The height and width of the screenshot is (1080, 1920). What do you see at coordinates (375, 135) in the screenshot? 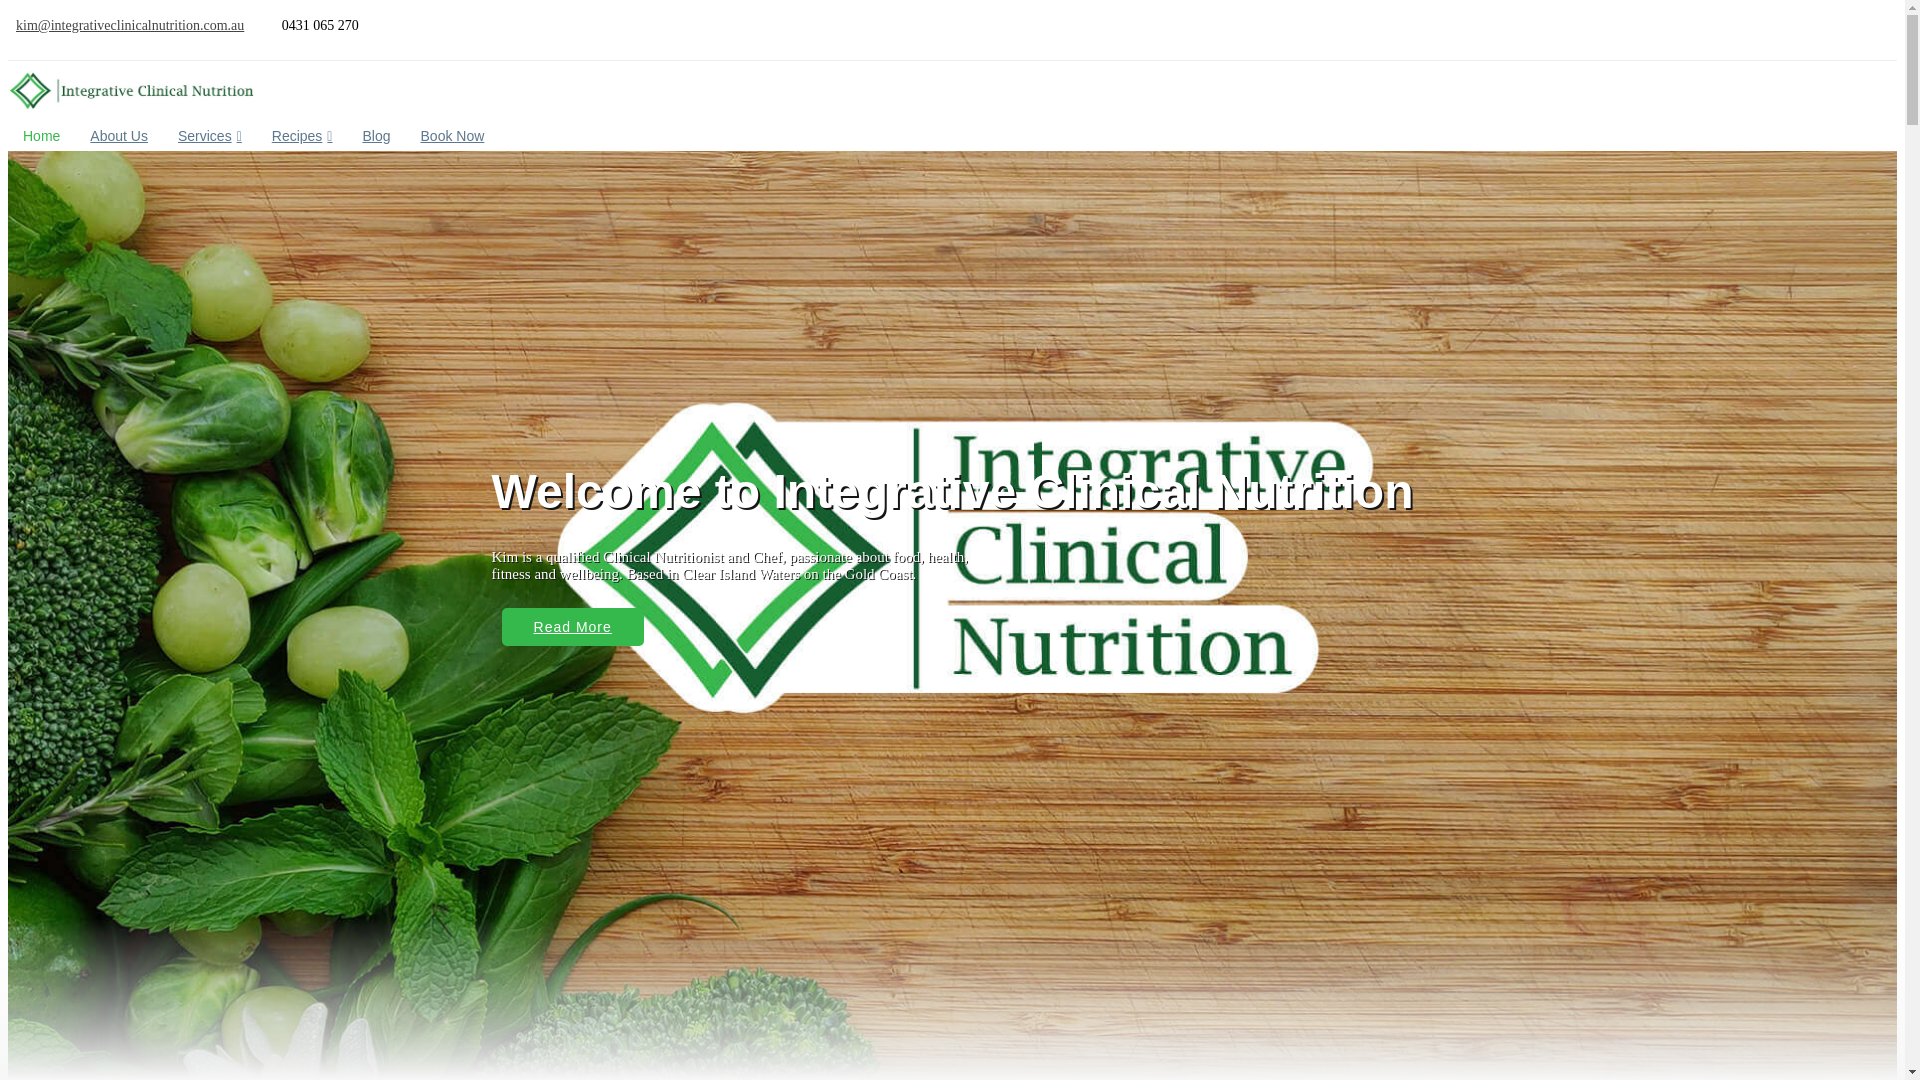
I see `'Blog'` at bounding box center [375, 135].